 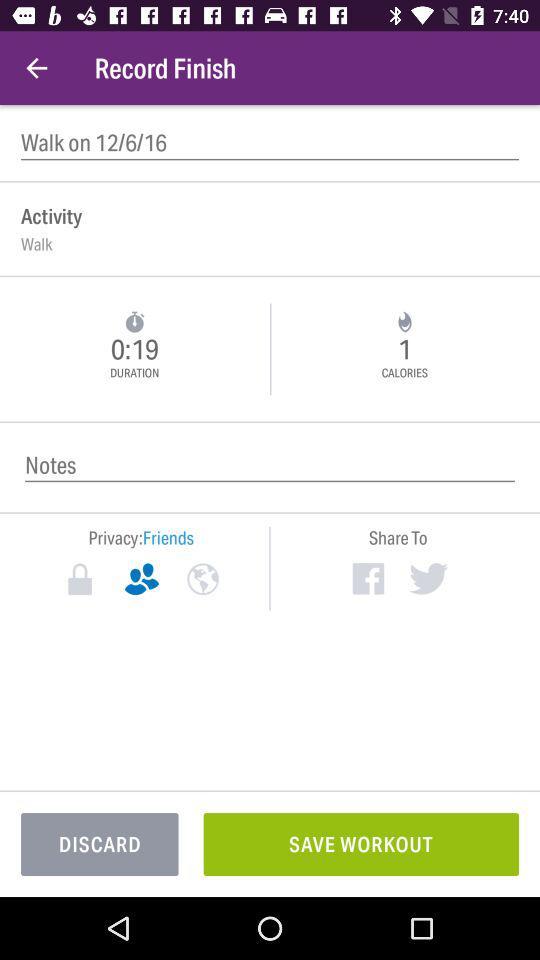 I want to click on share results to twitter, so click(x=427, y=578).